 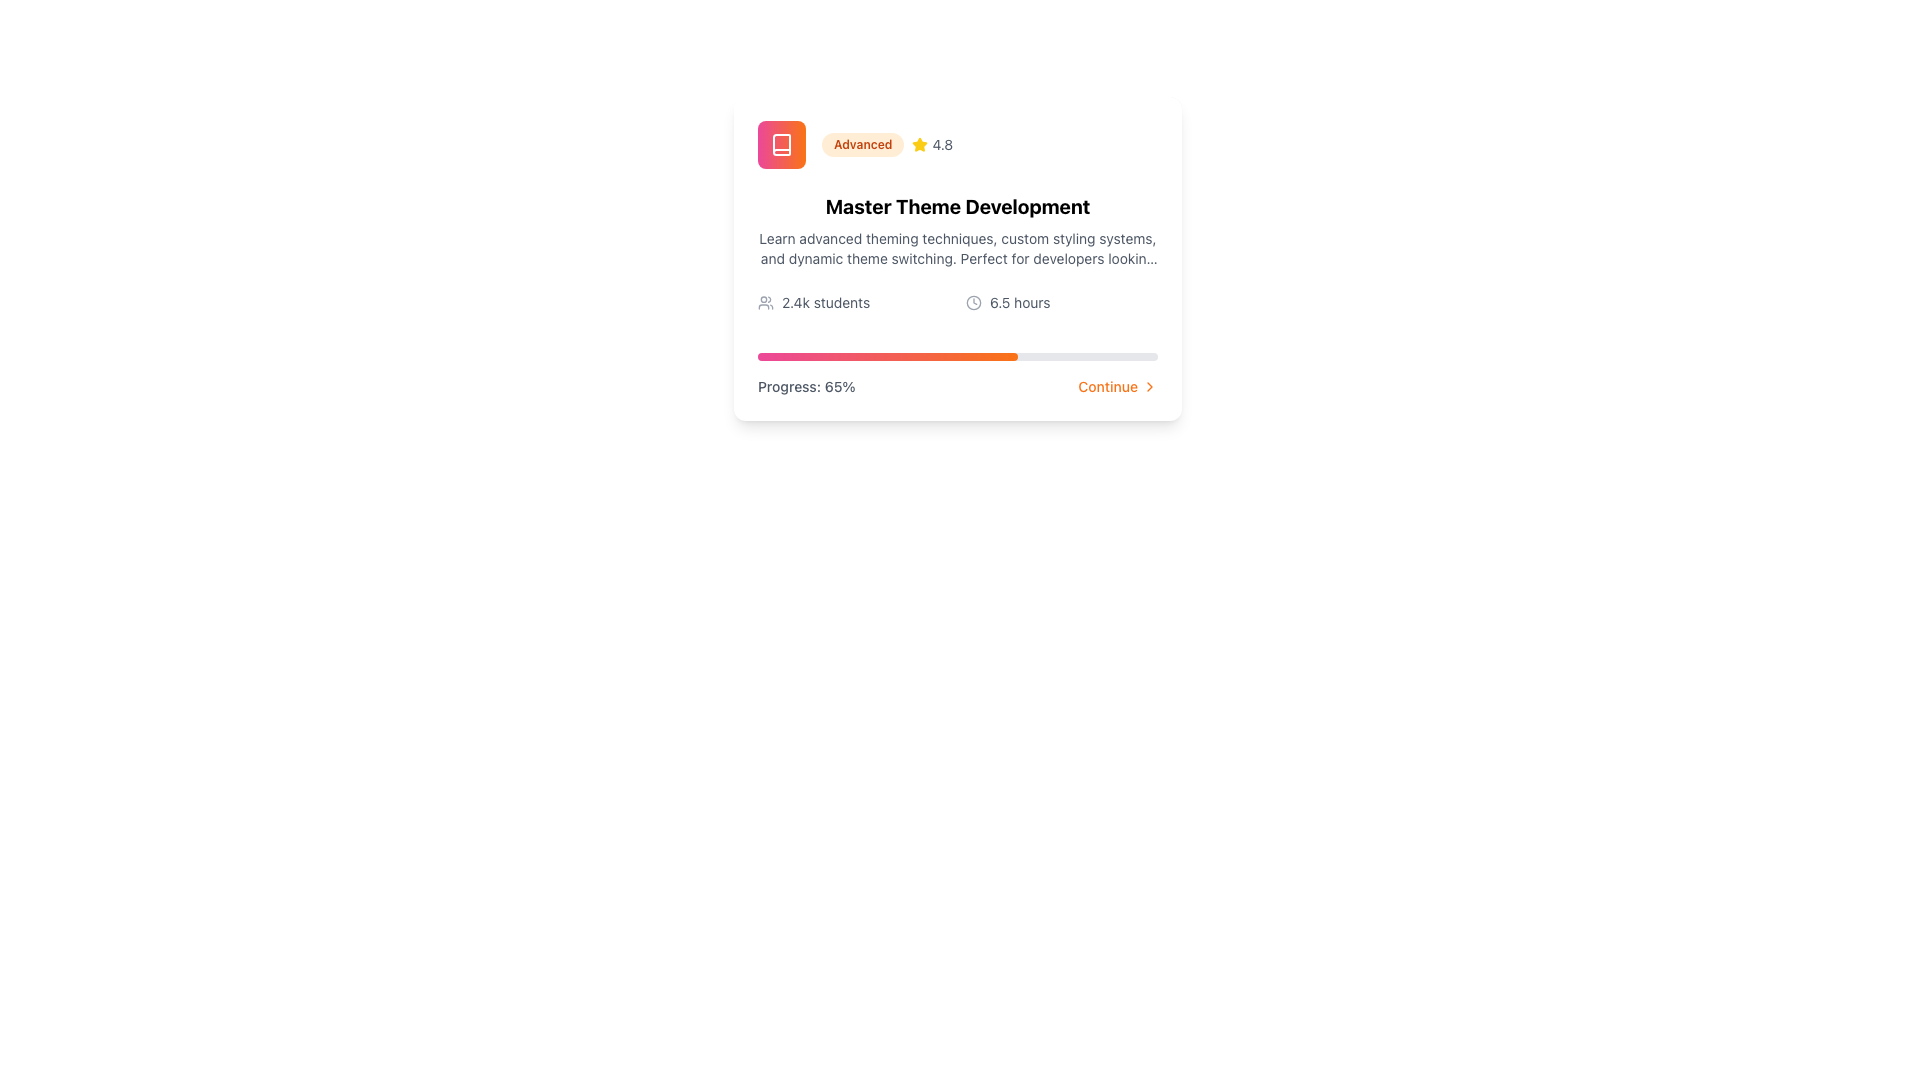 What do you see at coordinates (957, 418) in the screenshot?
I see `the decorative bar located at the bottom edge of the card containing 'Master Theme Development' details to indicate its active state` at bounding box center [957, 418].